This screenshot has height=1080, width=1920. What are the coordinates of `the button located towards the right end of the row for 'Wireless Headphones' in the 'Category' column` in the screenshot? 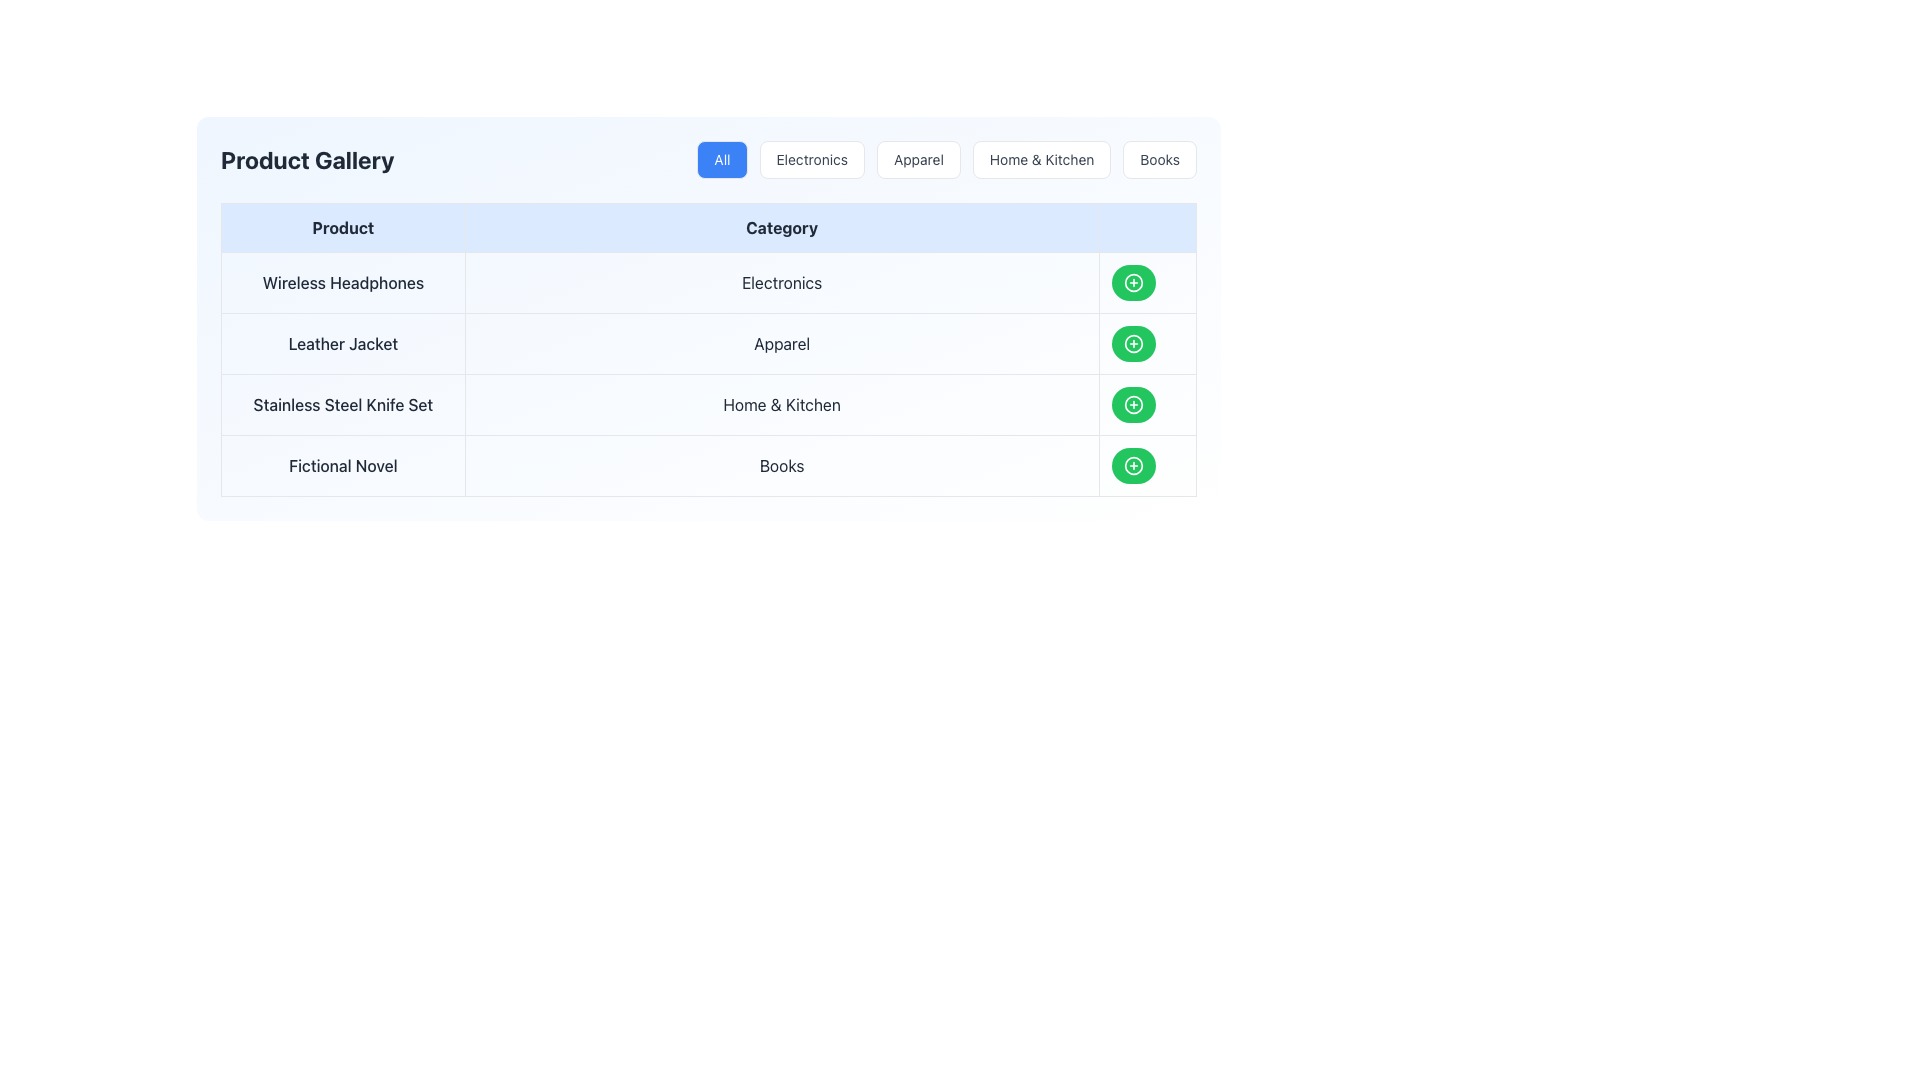 It's located at (1147, 282).